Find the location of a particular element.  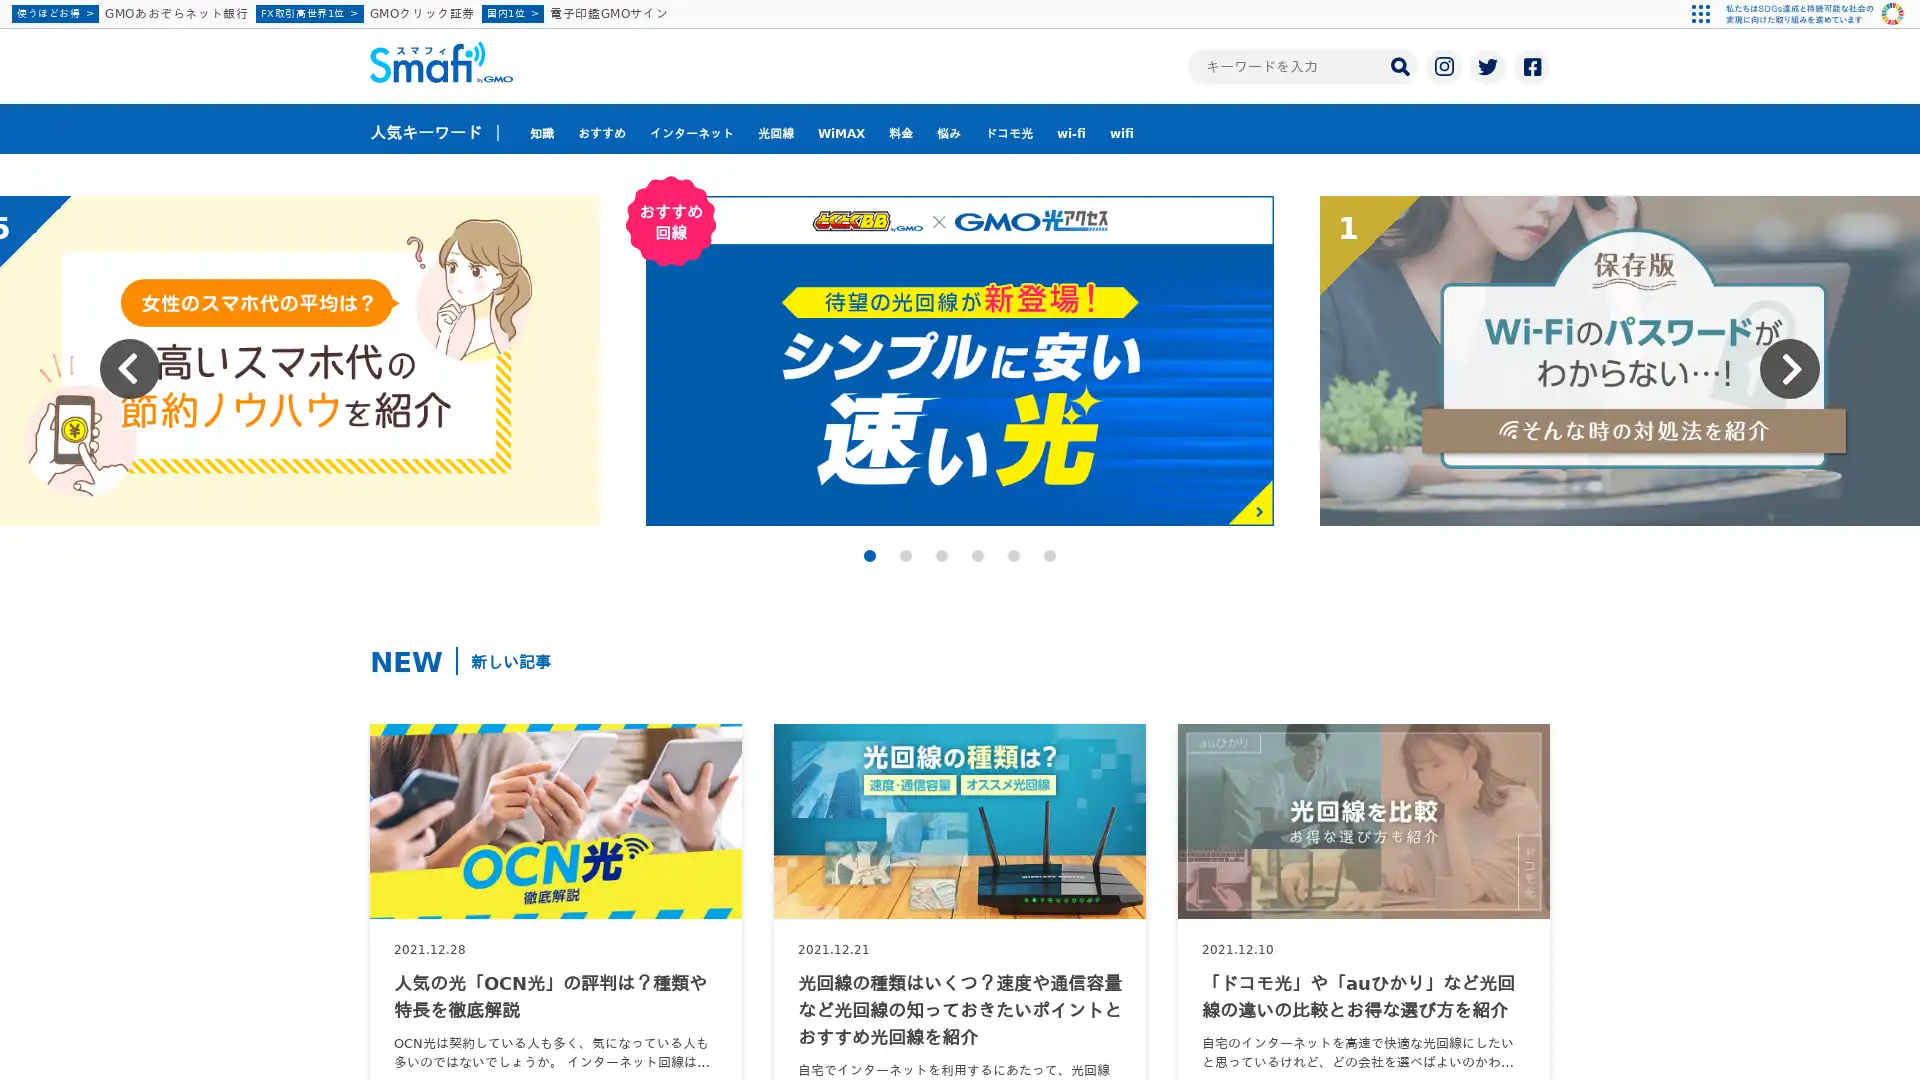

Next is located at coordinates (1790, 369).